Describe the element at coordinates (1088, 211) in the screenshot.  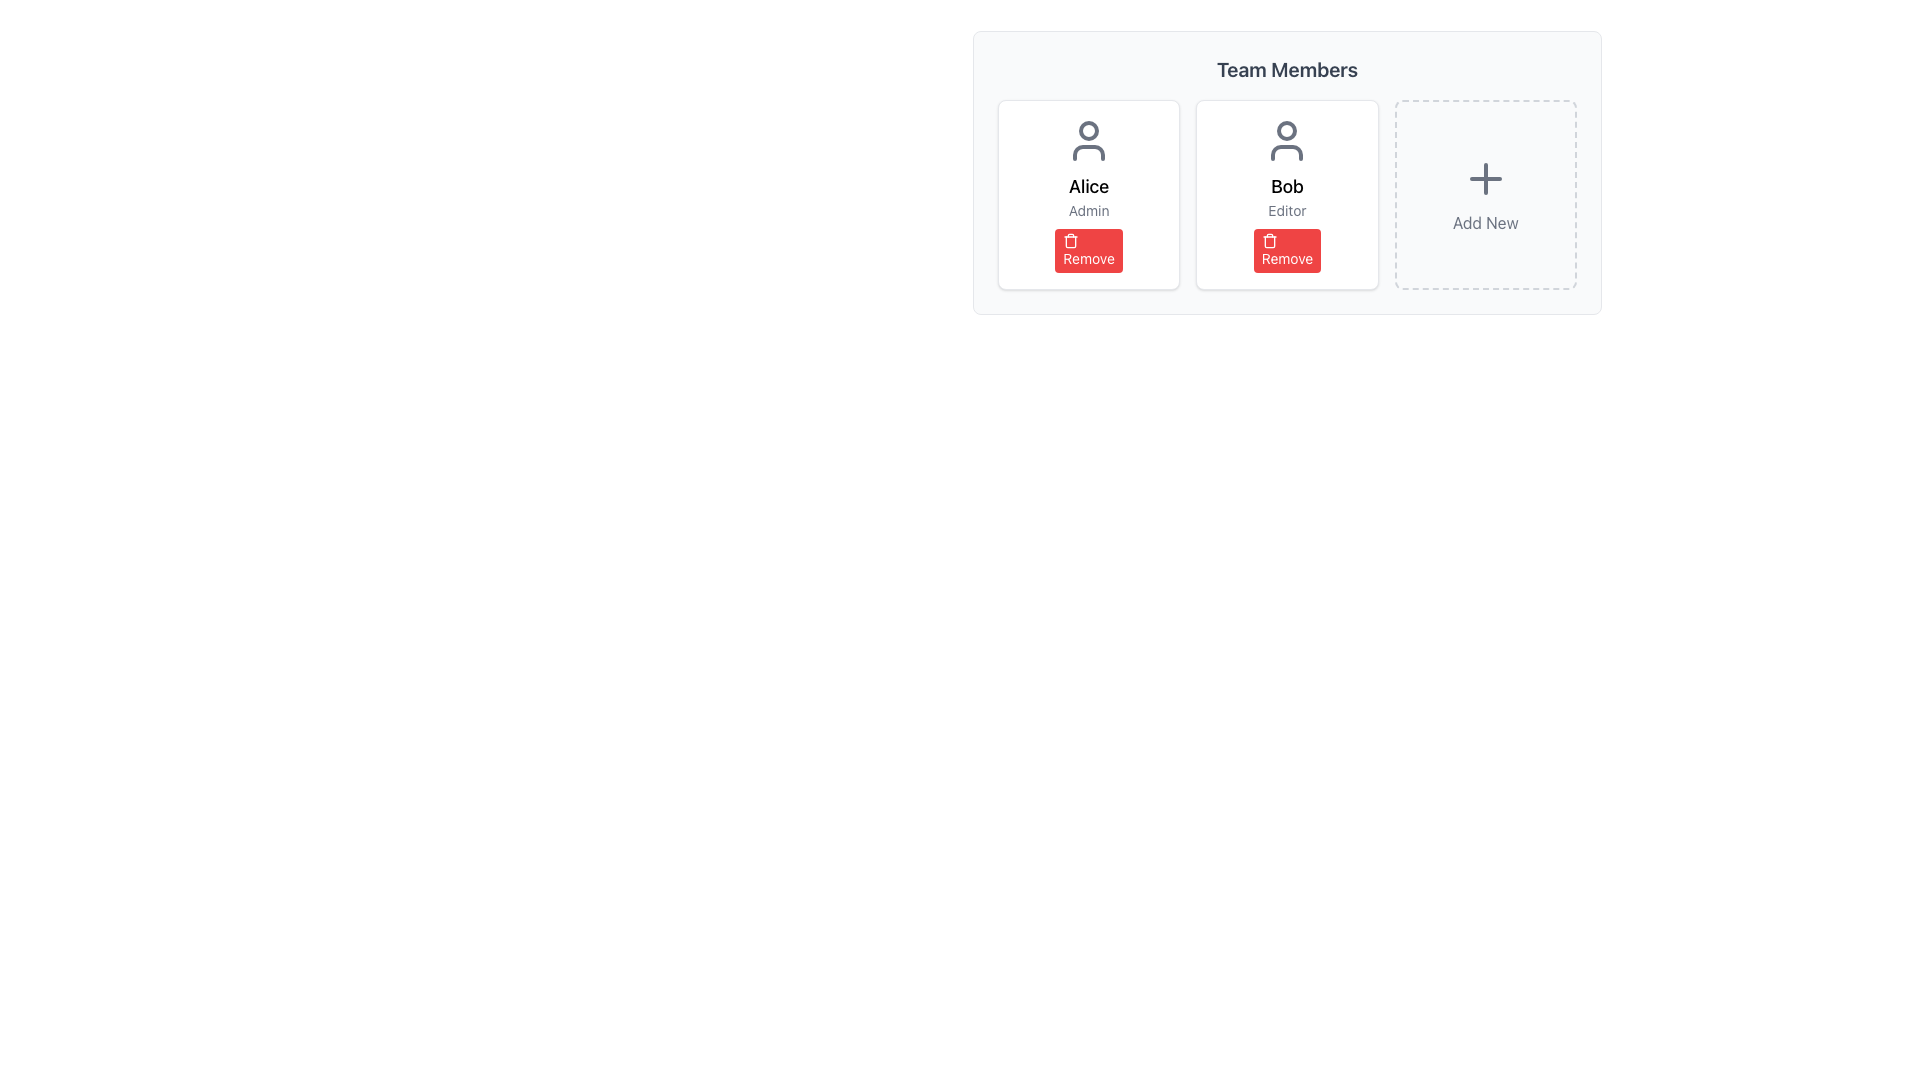
I see `the text label reading 'Admin' which is styled with a small font size and gray color, located below the 'Alice' label in the team member card` at that location.